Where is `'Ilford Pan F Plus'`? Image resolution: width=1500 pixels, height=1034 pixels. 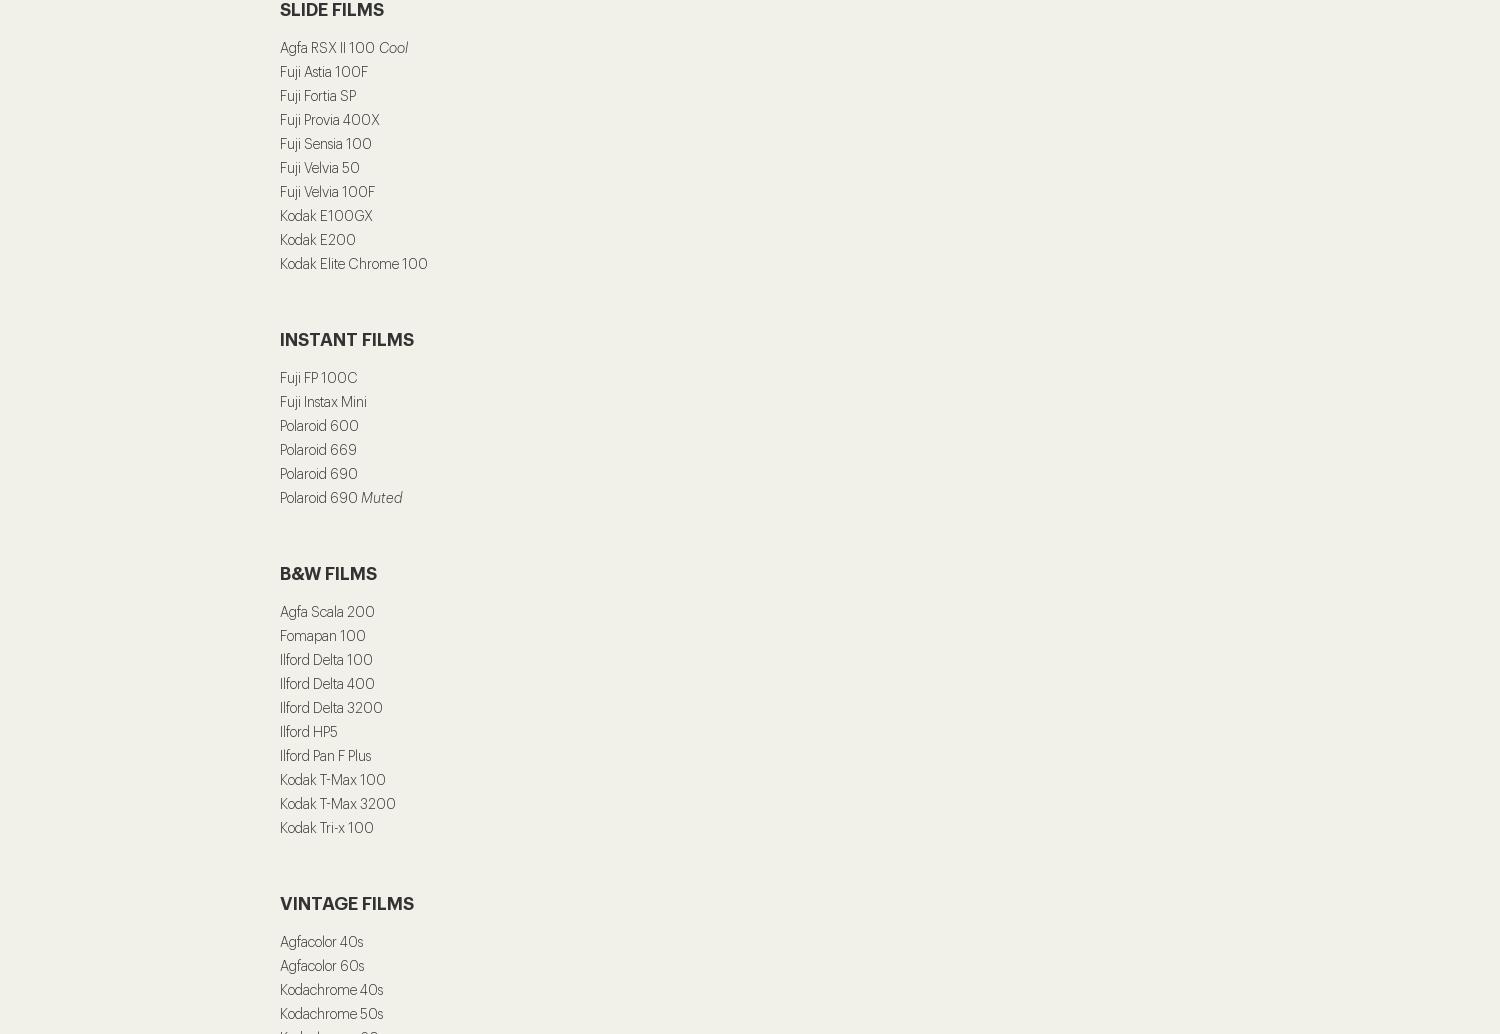 'Ilford Pan F Plus' is located at coordinates (326, 756).